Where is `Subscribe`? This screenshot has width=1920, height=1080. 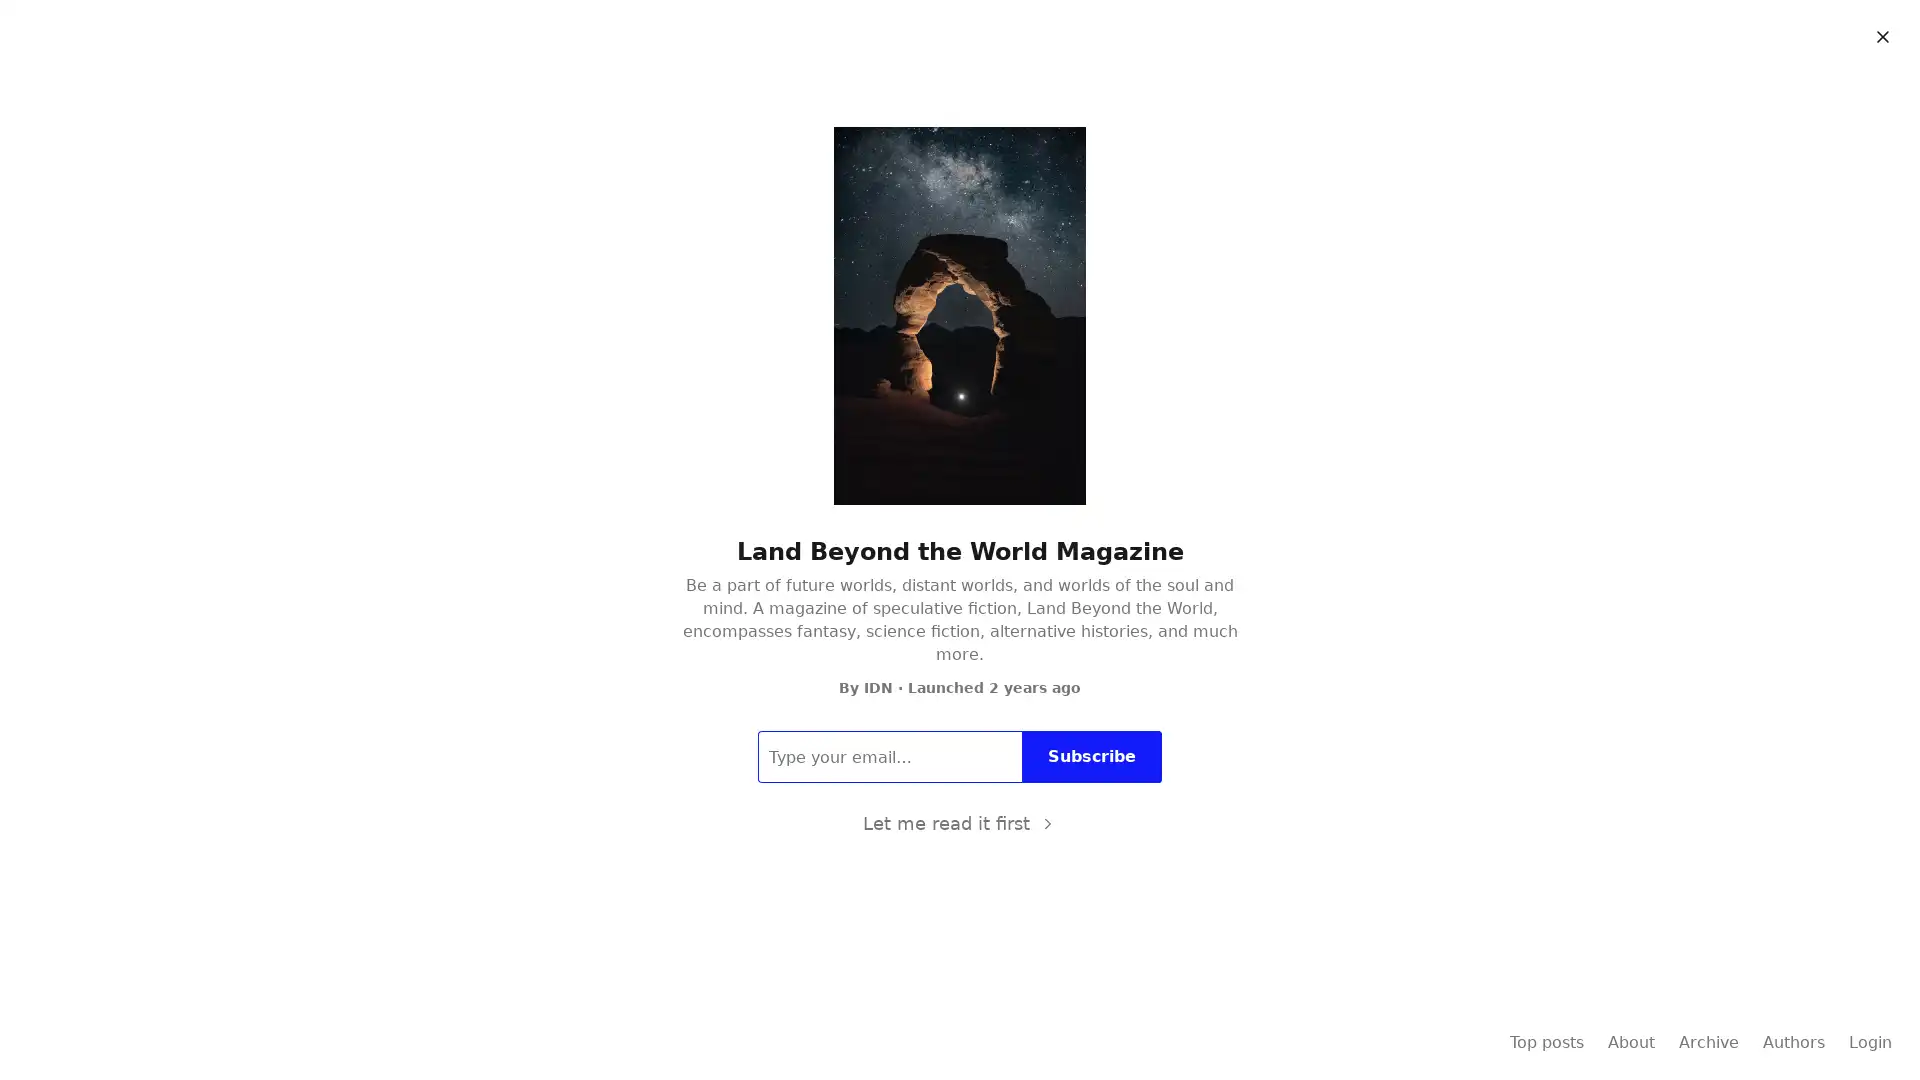
Subscribe is located at coordinates (1758, 31).